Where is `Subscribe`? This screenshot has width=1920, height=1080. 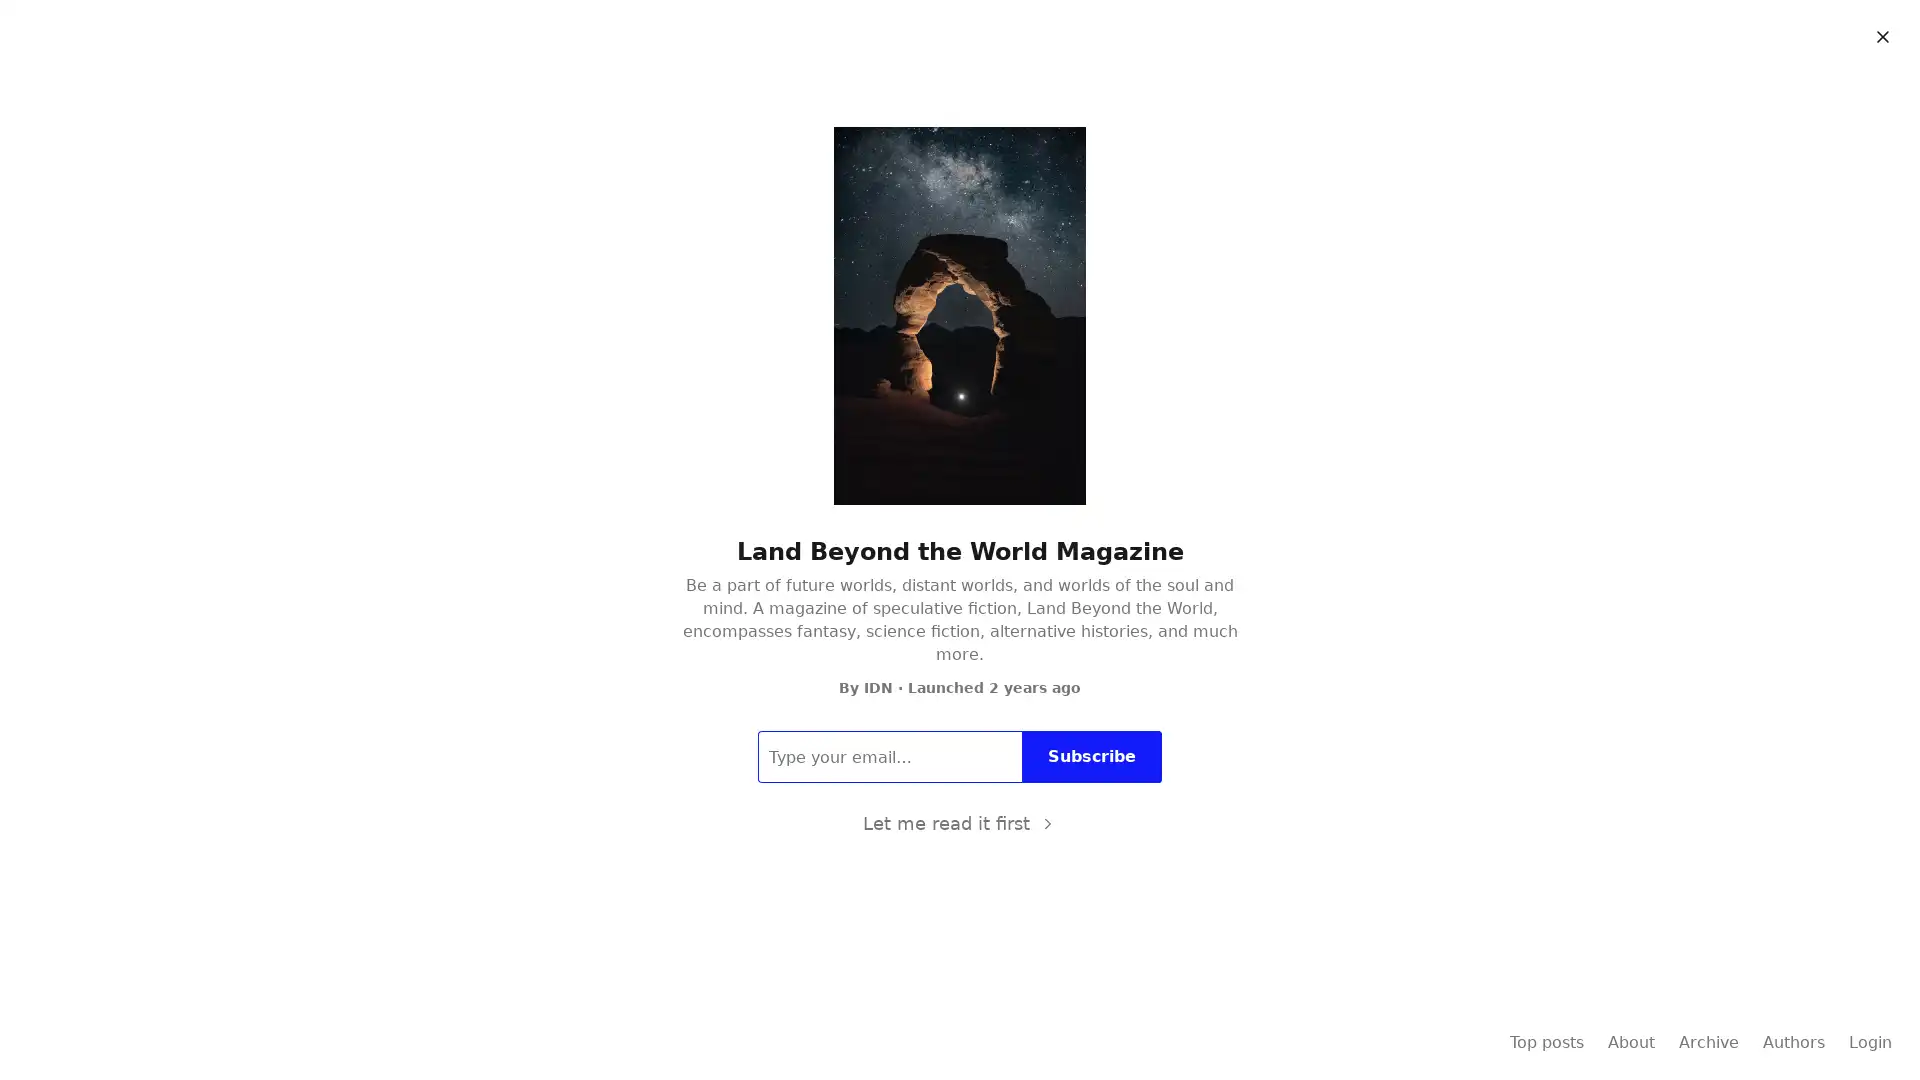
Subscribe is located at coordinates (1758, 31).